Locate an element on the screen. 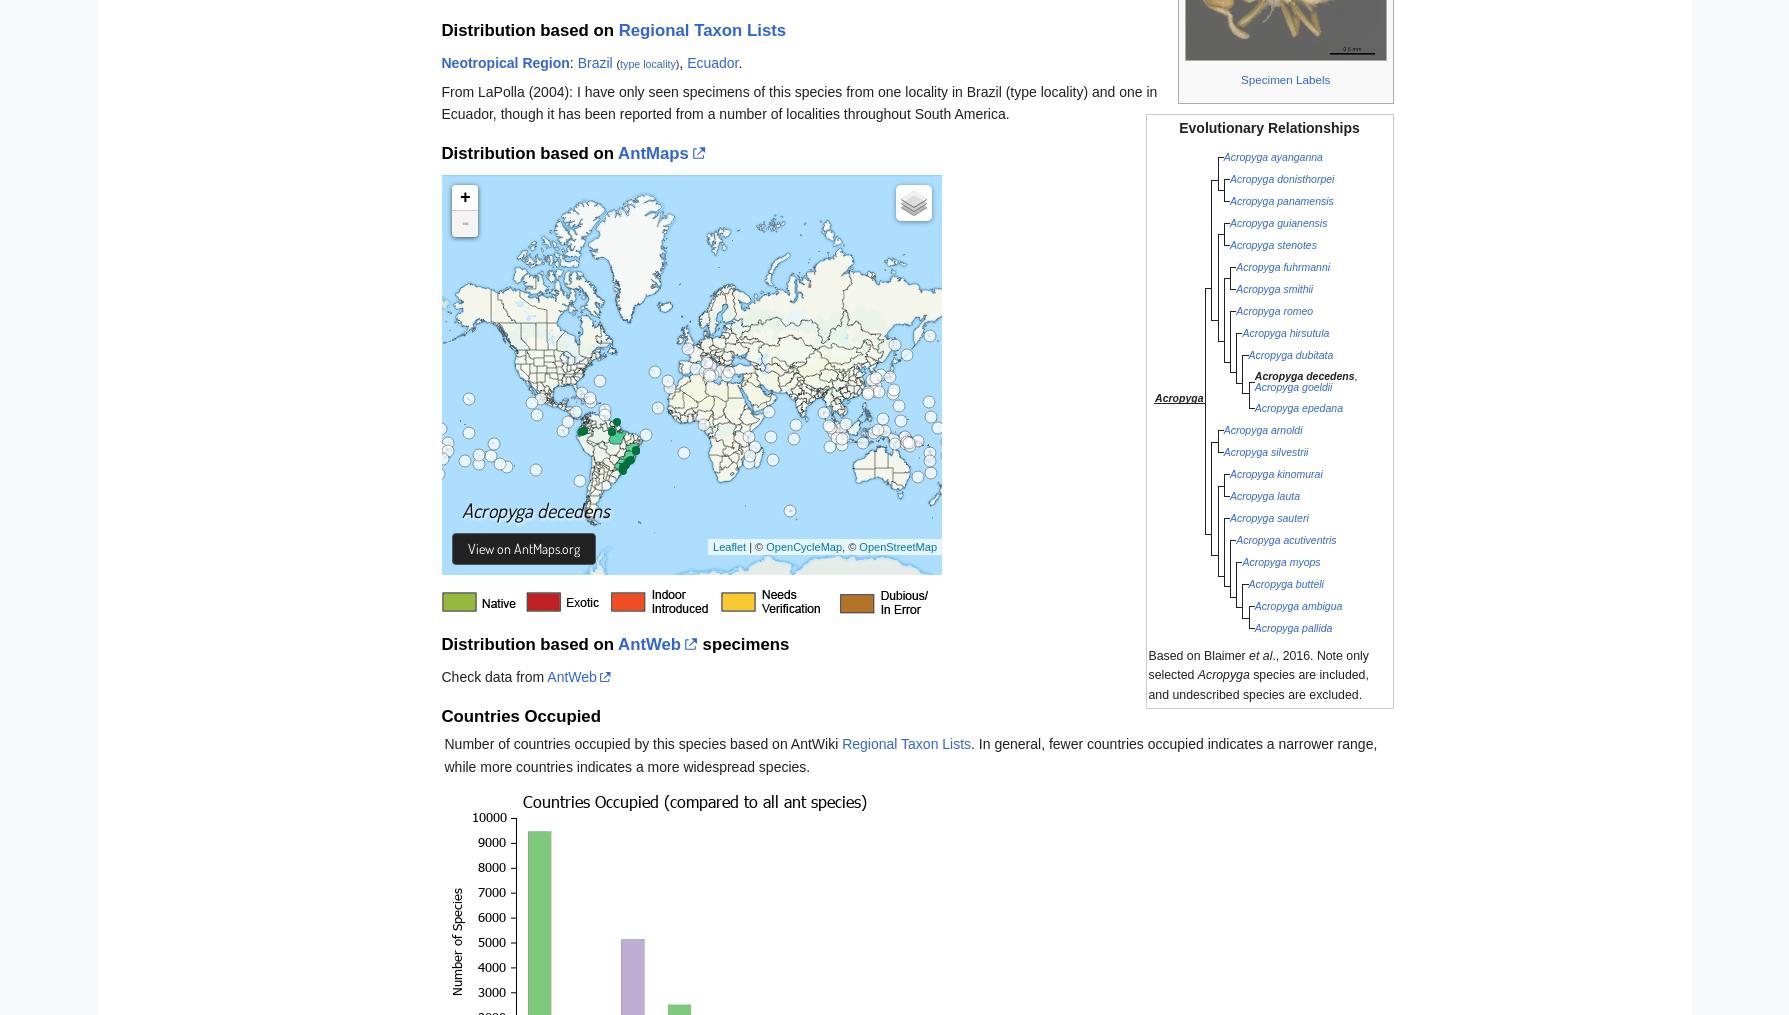 Image resolution: width=1789 pixels, height=1015 pixels. 'Acropyga silvestrii' is located at coordinates (1265, 450).